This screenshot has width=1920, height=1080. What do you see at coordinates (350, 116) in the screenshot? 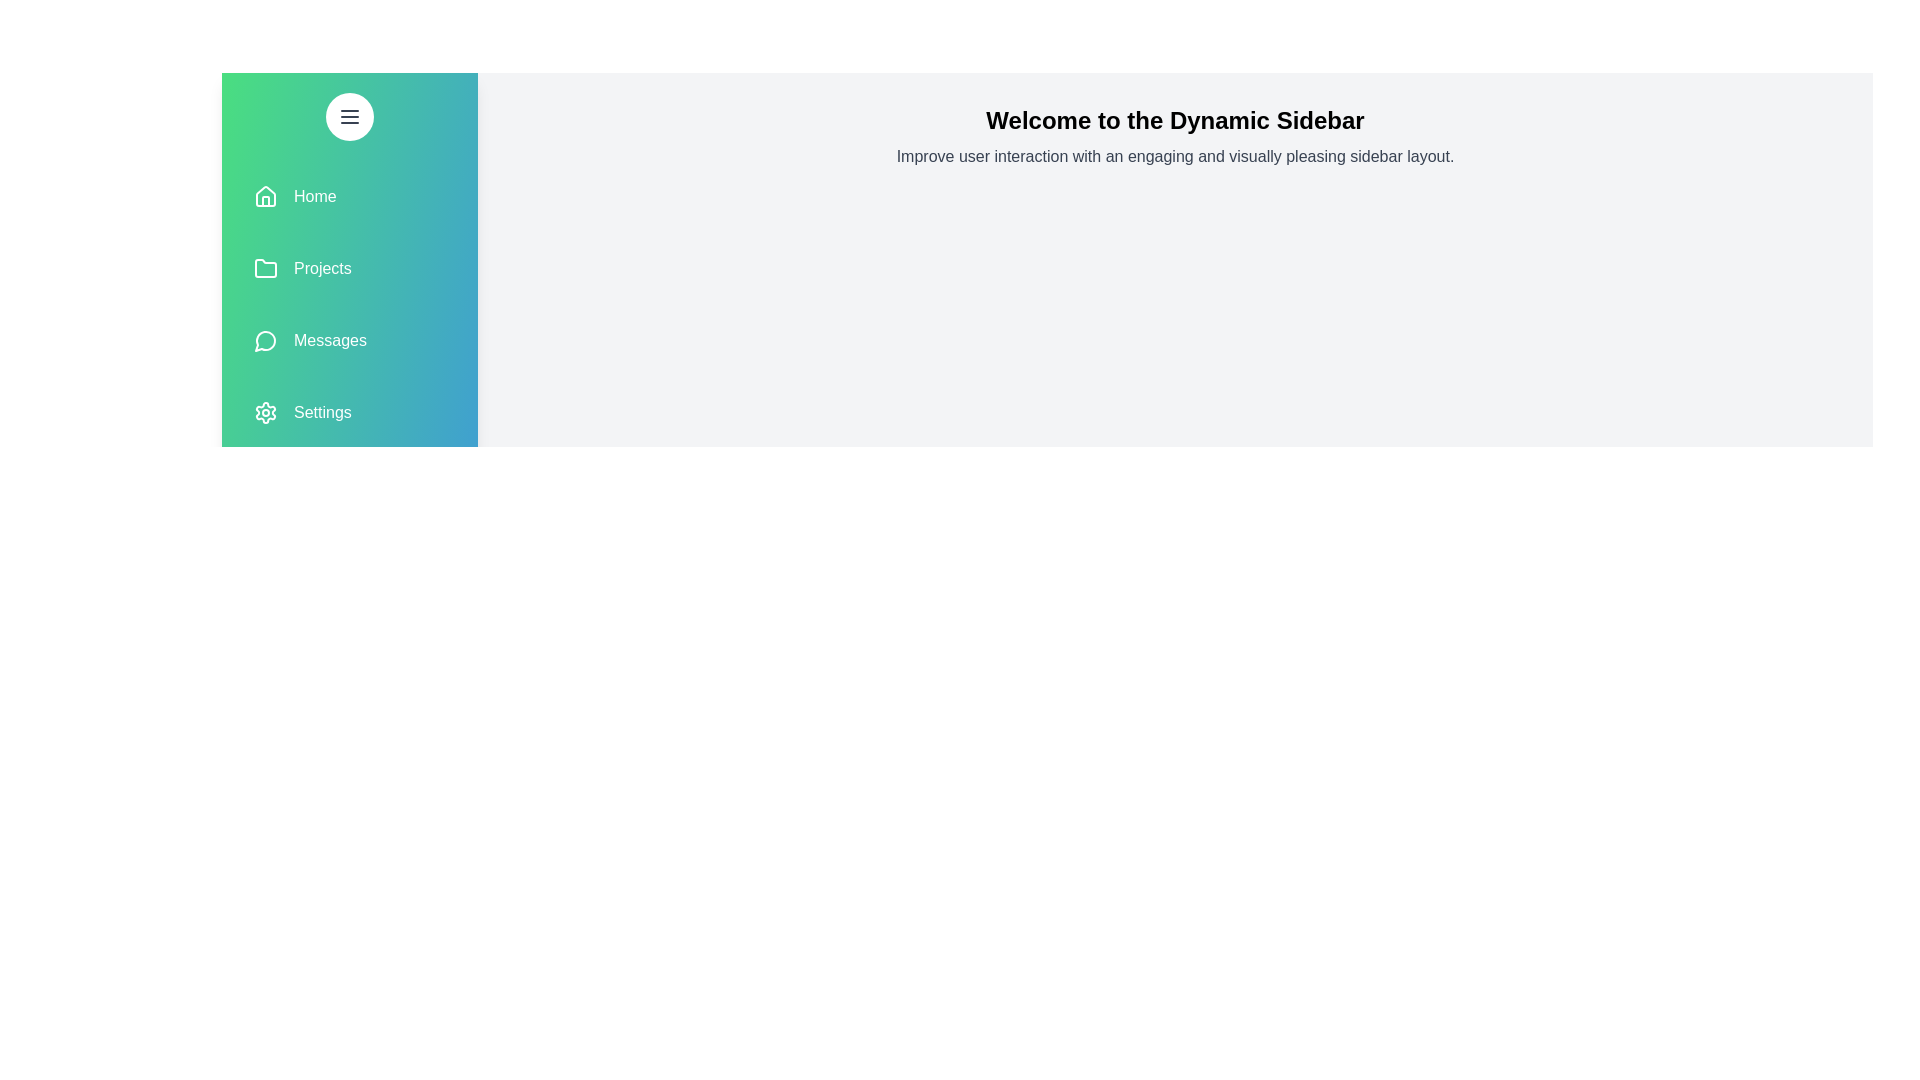
I see `menu button to toggle the sidebar's state` at bounding box center [350, 116].